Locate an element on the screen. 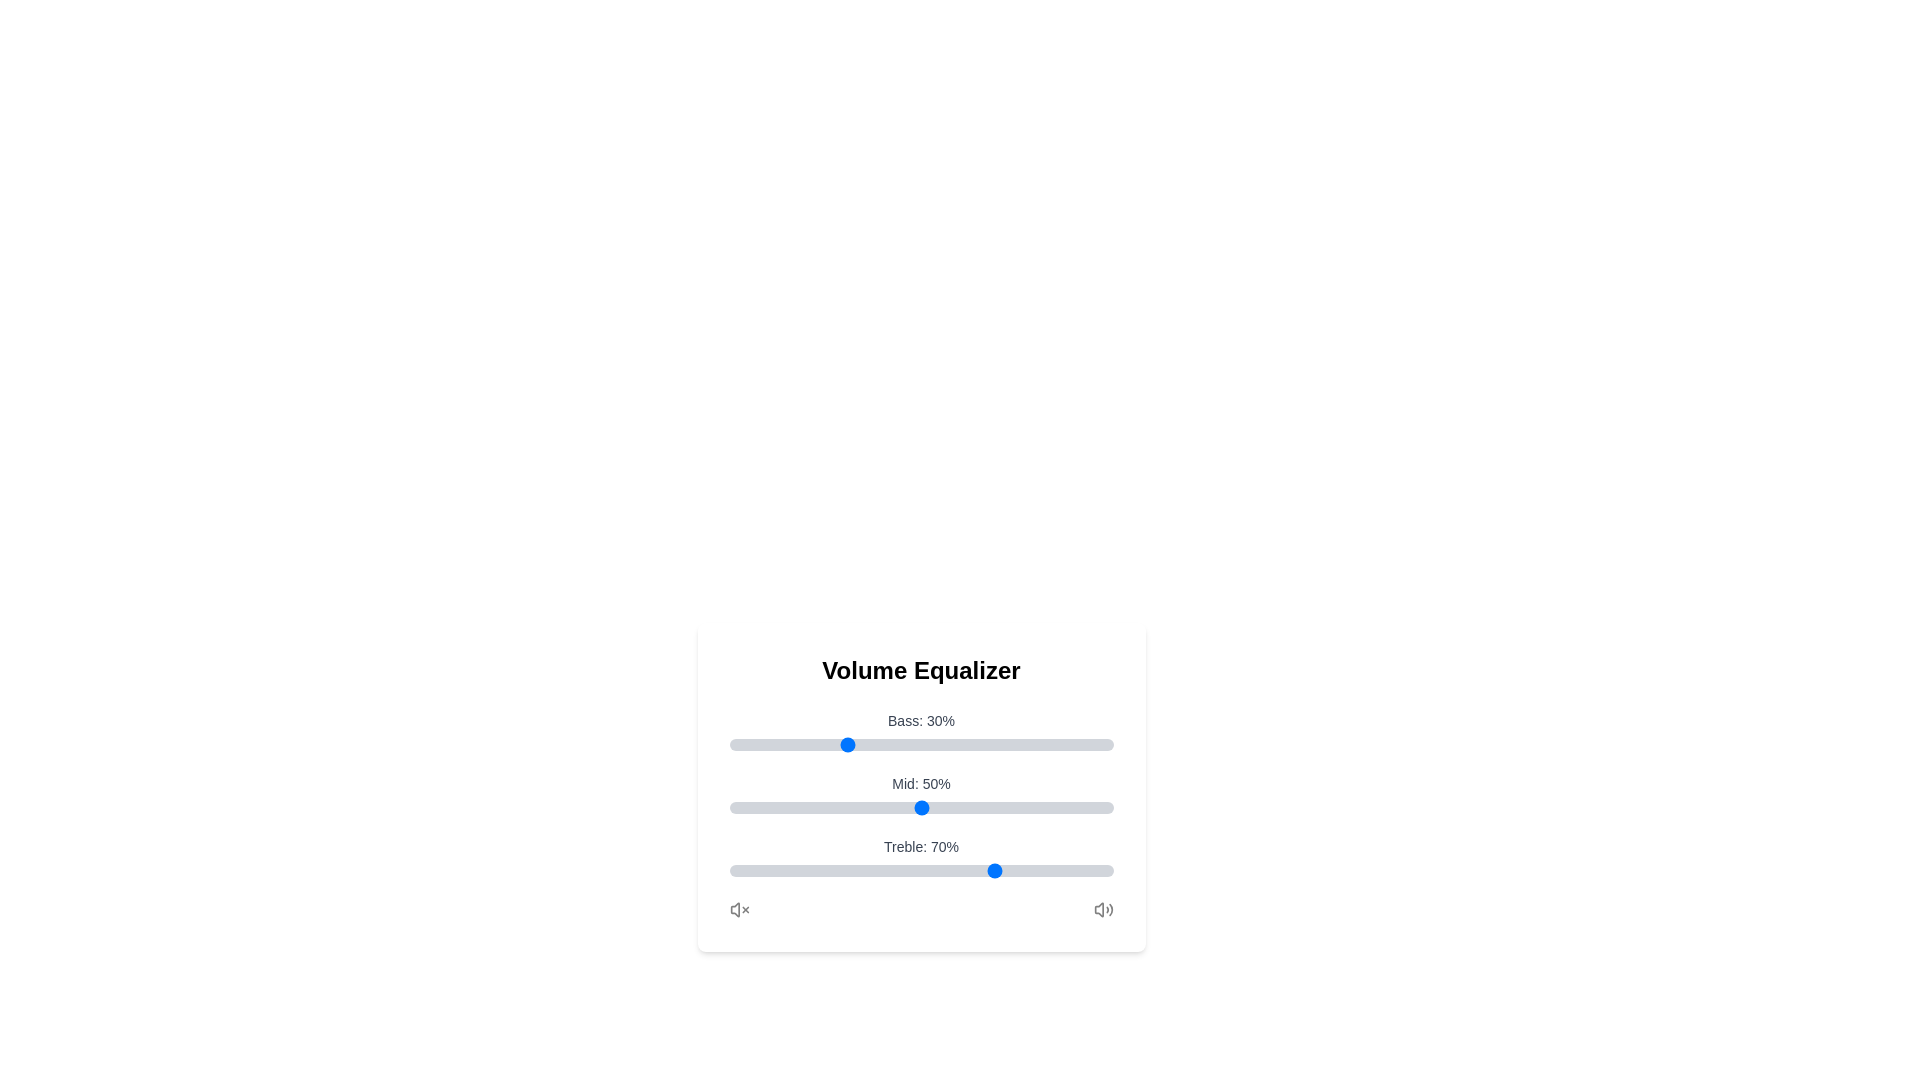  the volume icon to interact with it visually is located at coordinates (1102, 910).